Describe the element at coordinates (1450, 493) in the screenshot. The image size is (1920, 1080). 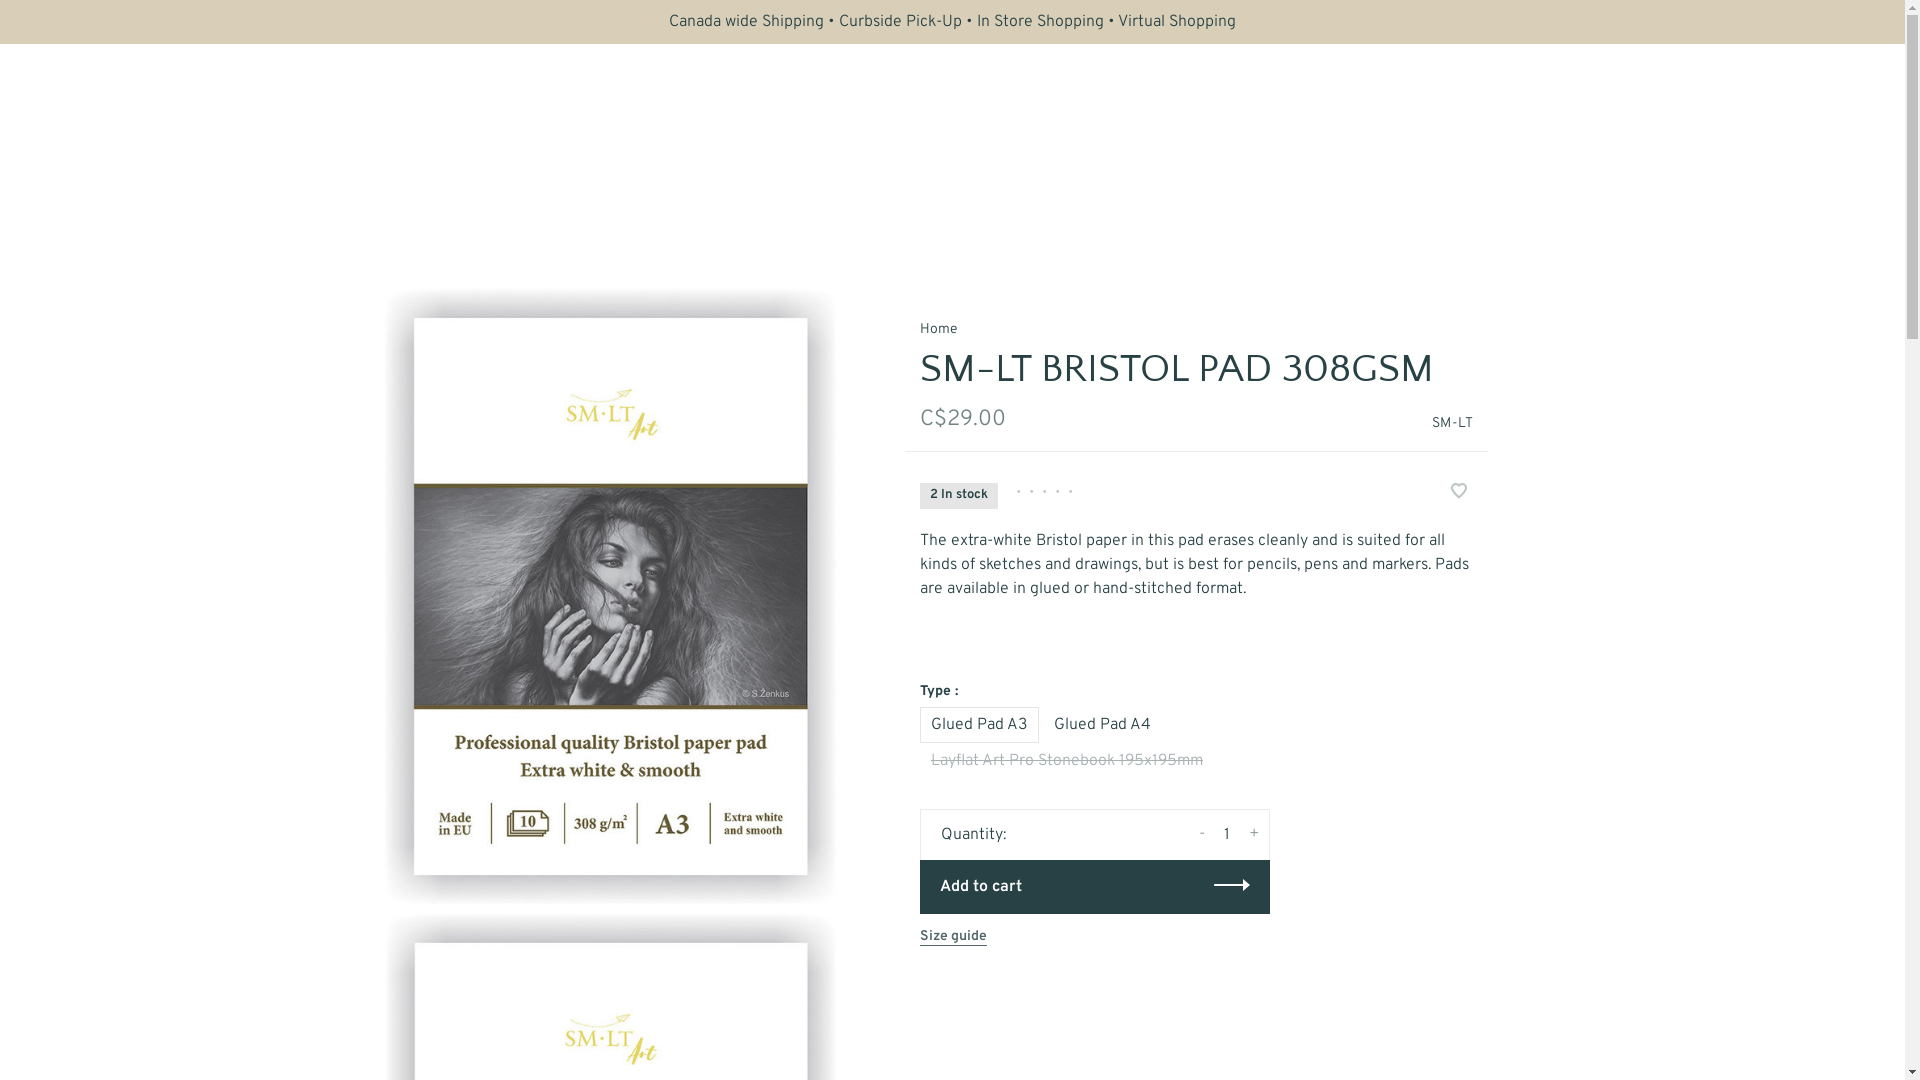
I see `'Add to wishlist'` at that location.